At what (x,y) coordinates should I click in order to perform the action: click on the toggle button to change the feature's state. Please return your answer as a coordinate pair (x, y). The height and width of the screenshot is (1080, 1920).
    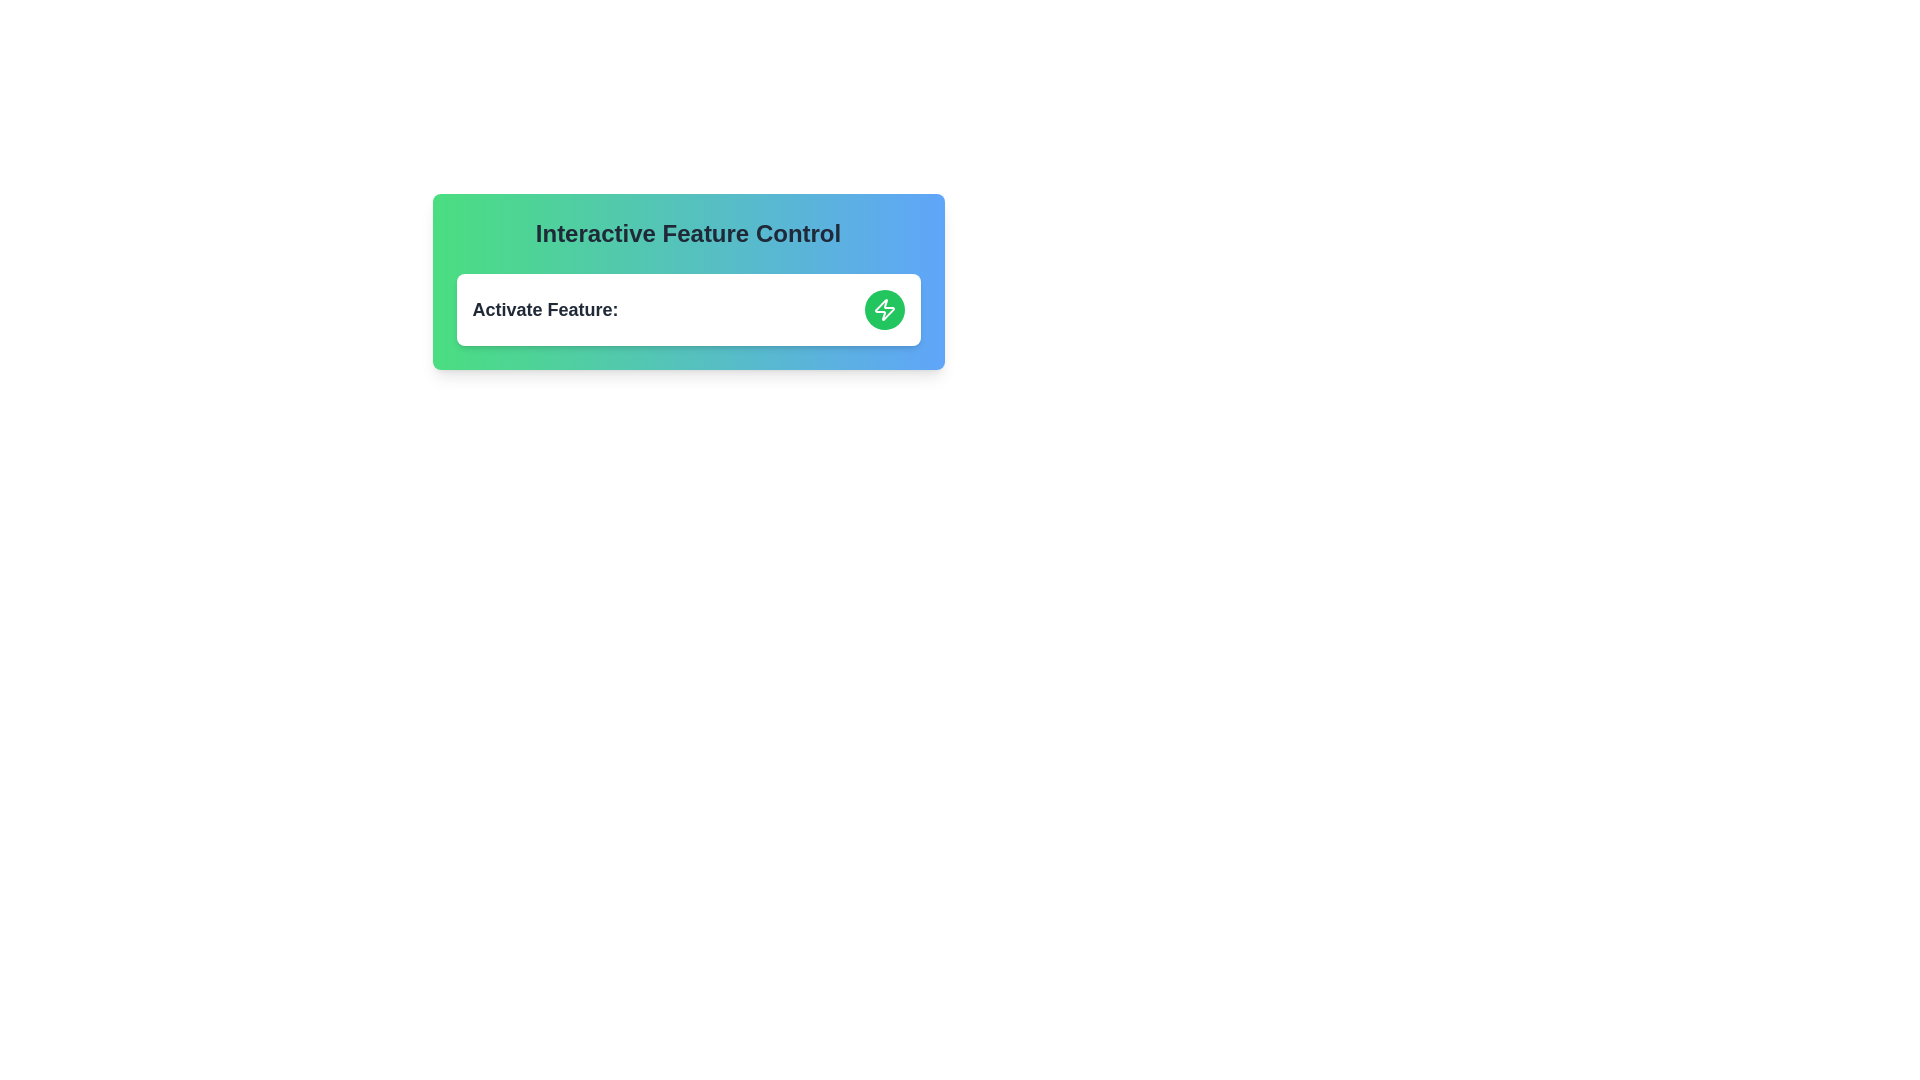
    Looking at the image, I should click on (883, 309).